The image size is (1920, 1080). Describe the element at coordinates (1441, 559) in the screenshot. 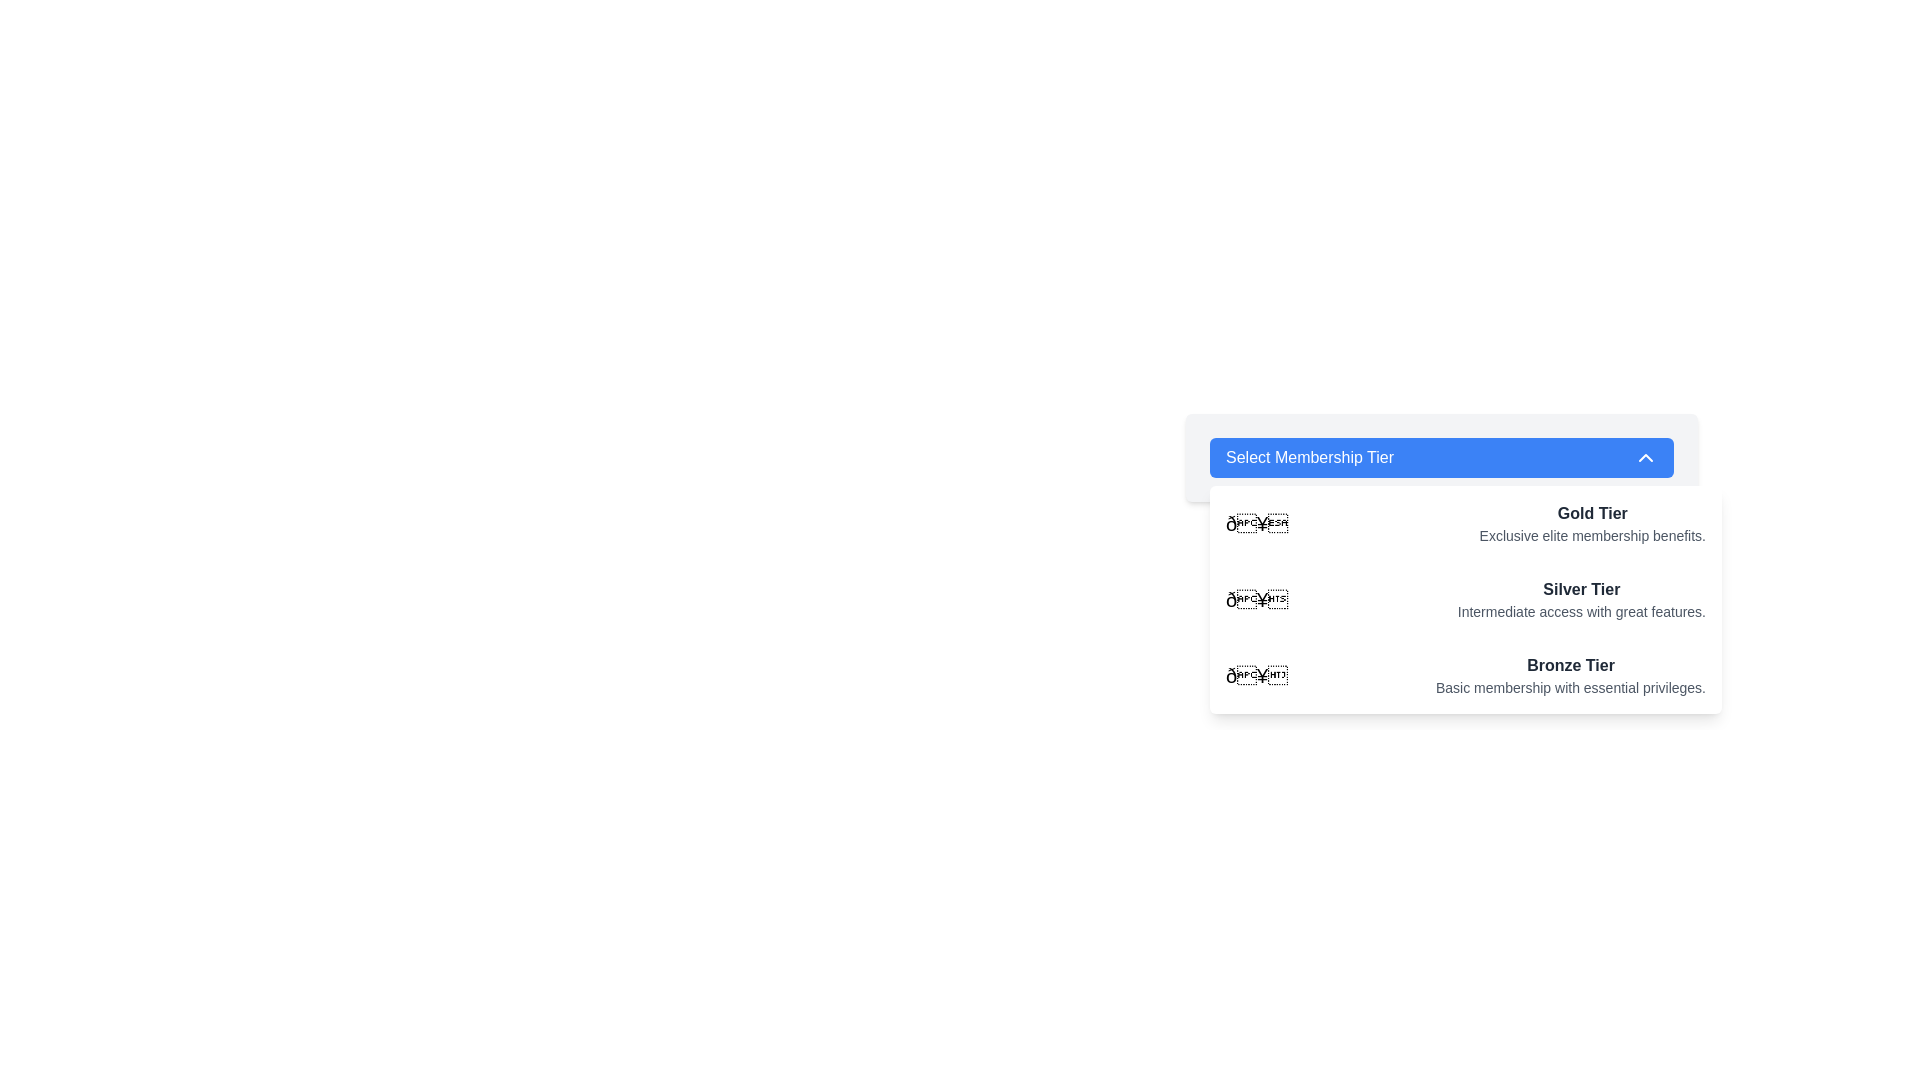

I see `the 'Silver Tier' option in the membership tier dropdown list` at that location.